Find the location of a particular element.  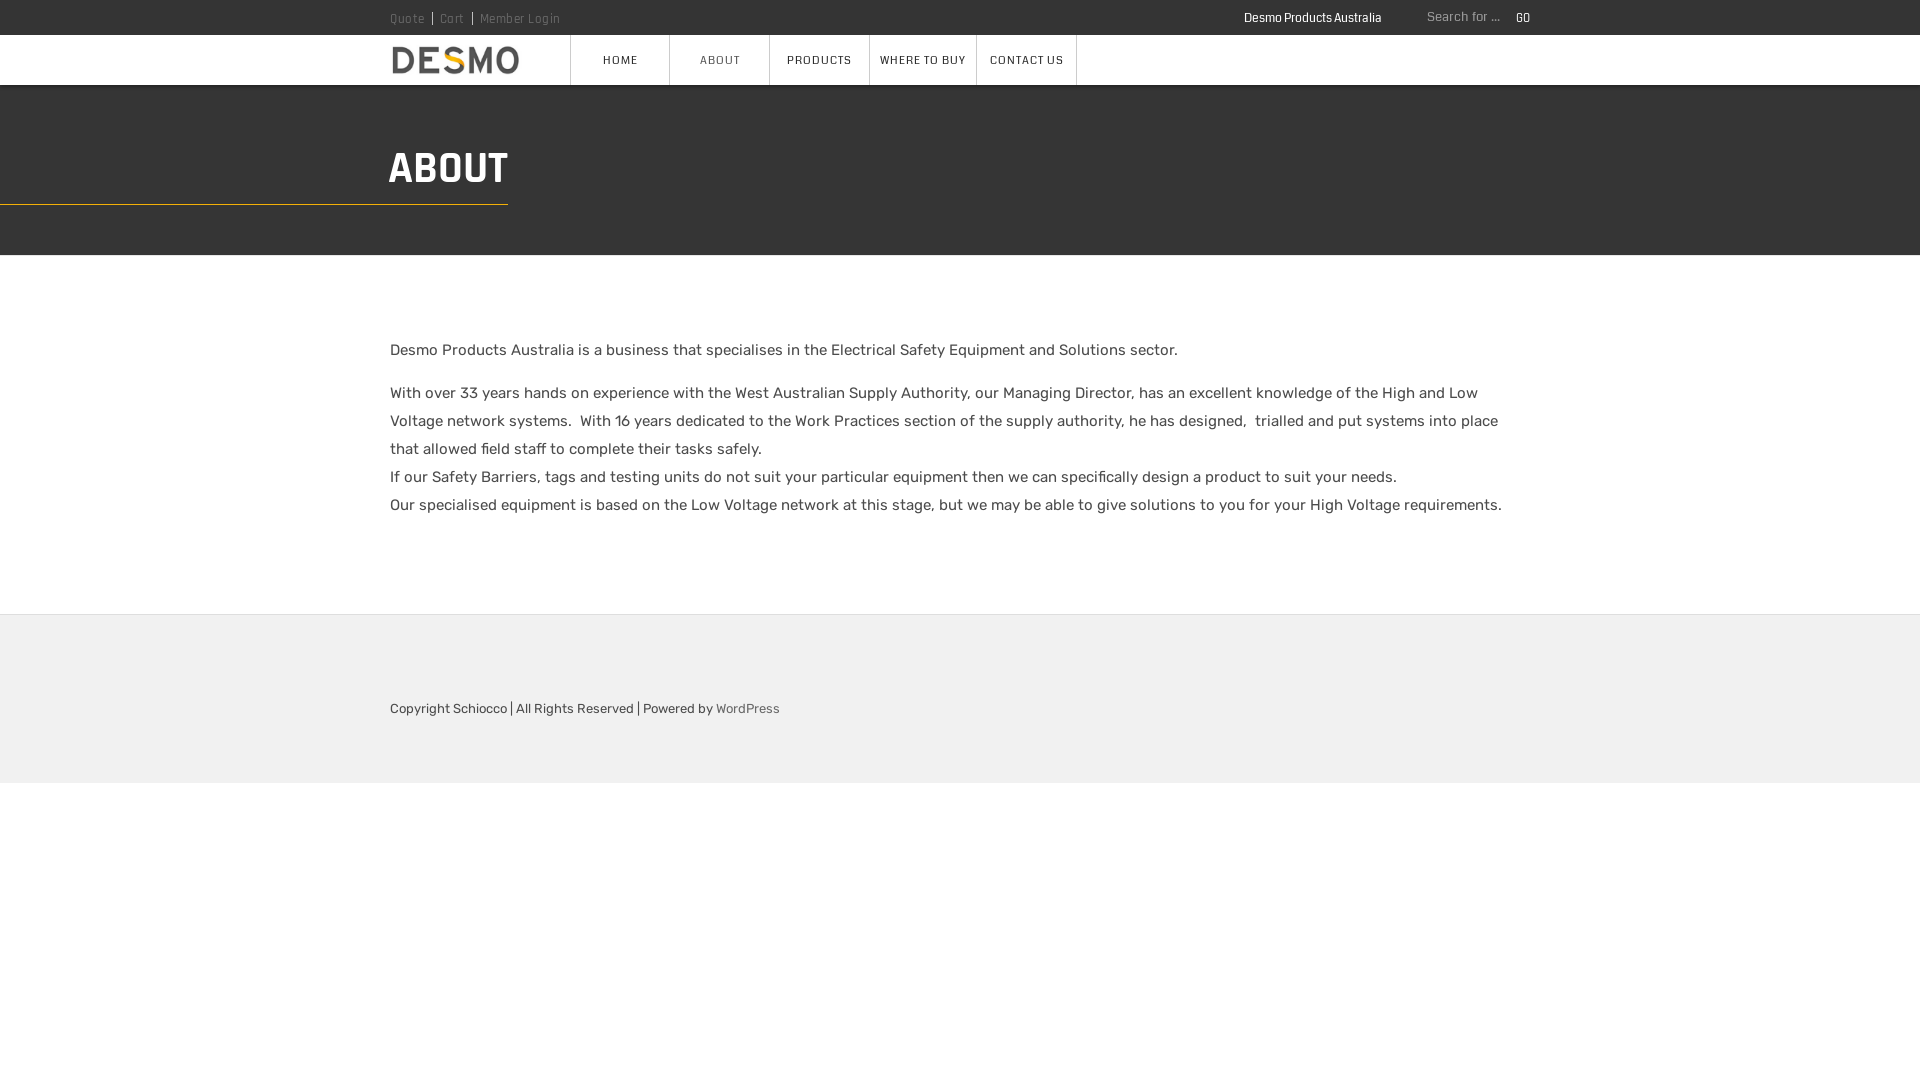

'PRODUCTS' is located at coordinates (768, 59).